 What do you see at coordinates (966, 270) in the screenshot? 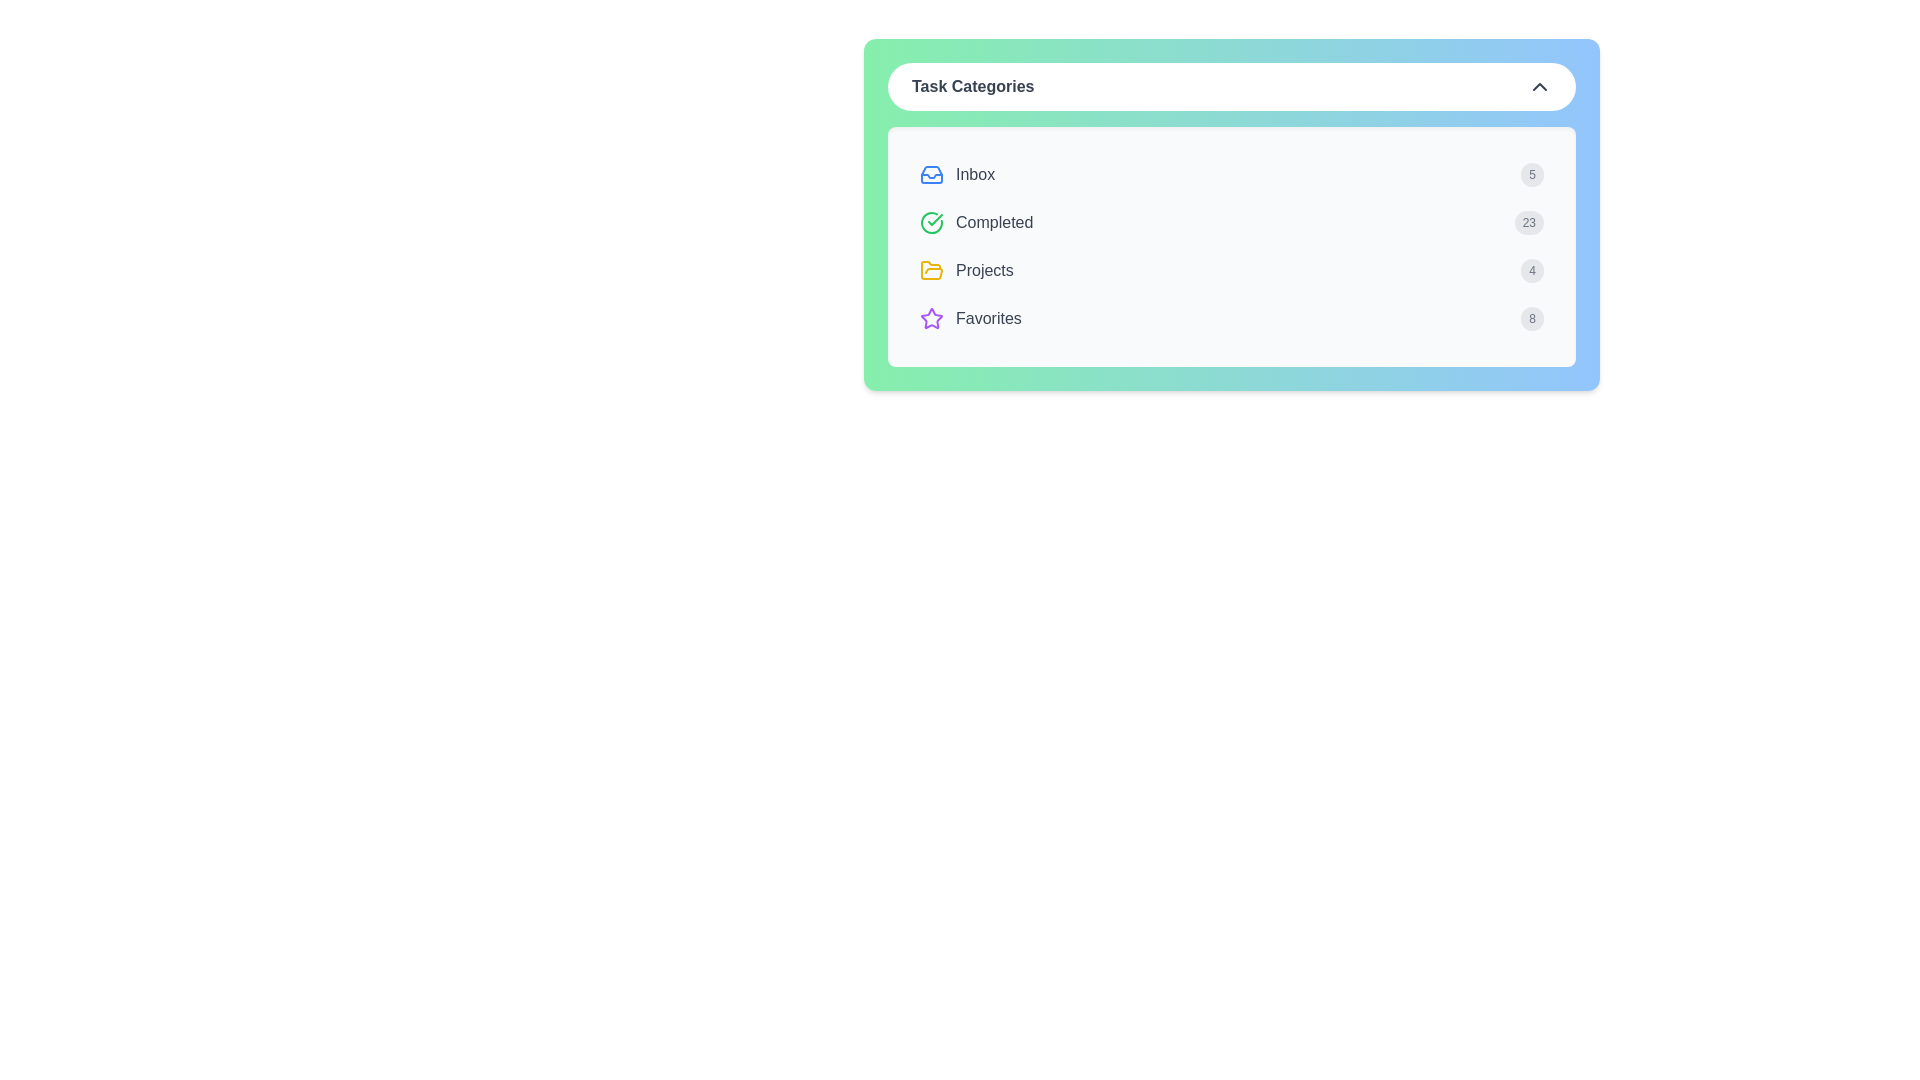
I see `the labeled icon button representing an open yellow folder with the text 'Projects'` at bounding box center [966, 270].